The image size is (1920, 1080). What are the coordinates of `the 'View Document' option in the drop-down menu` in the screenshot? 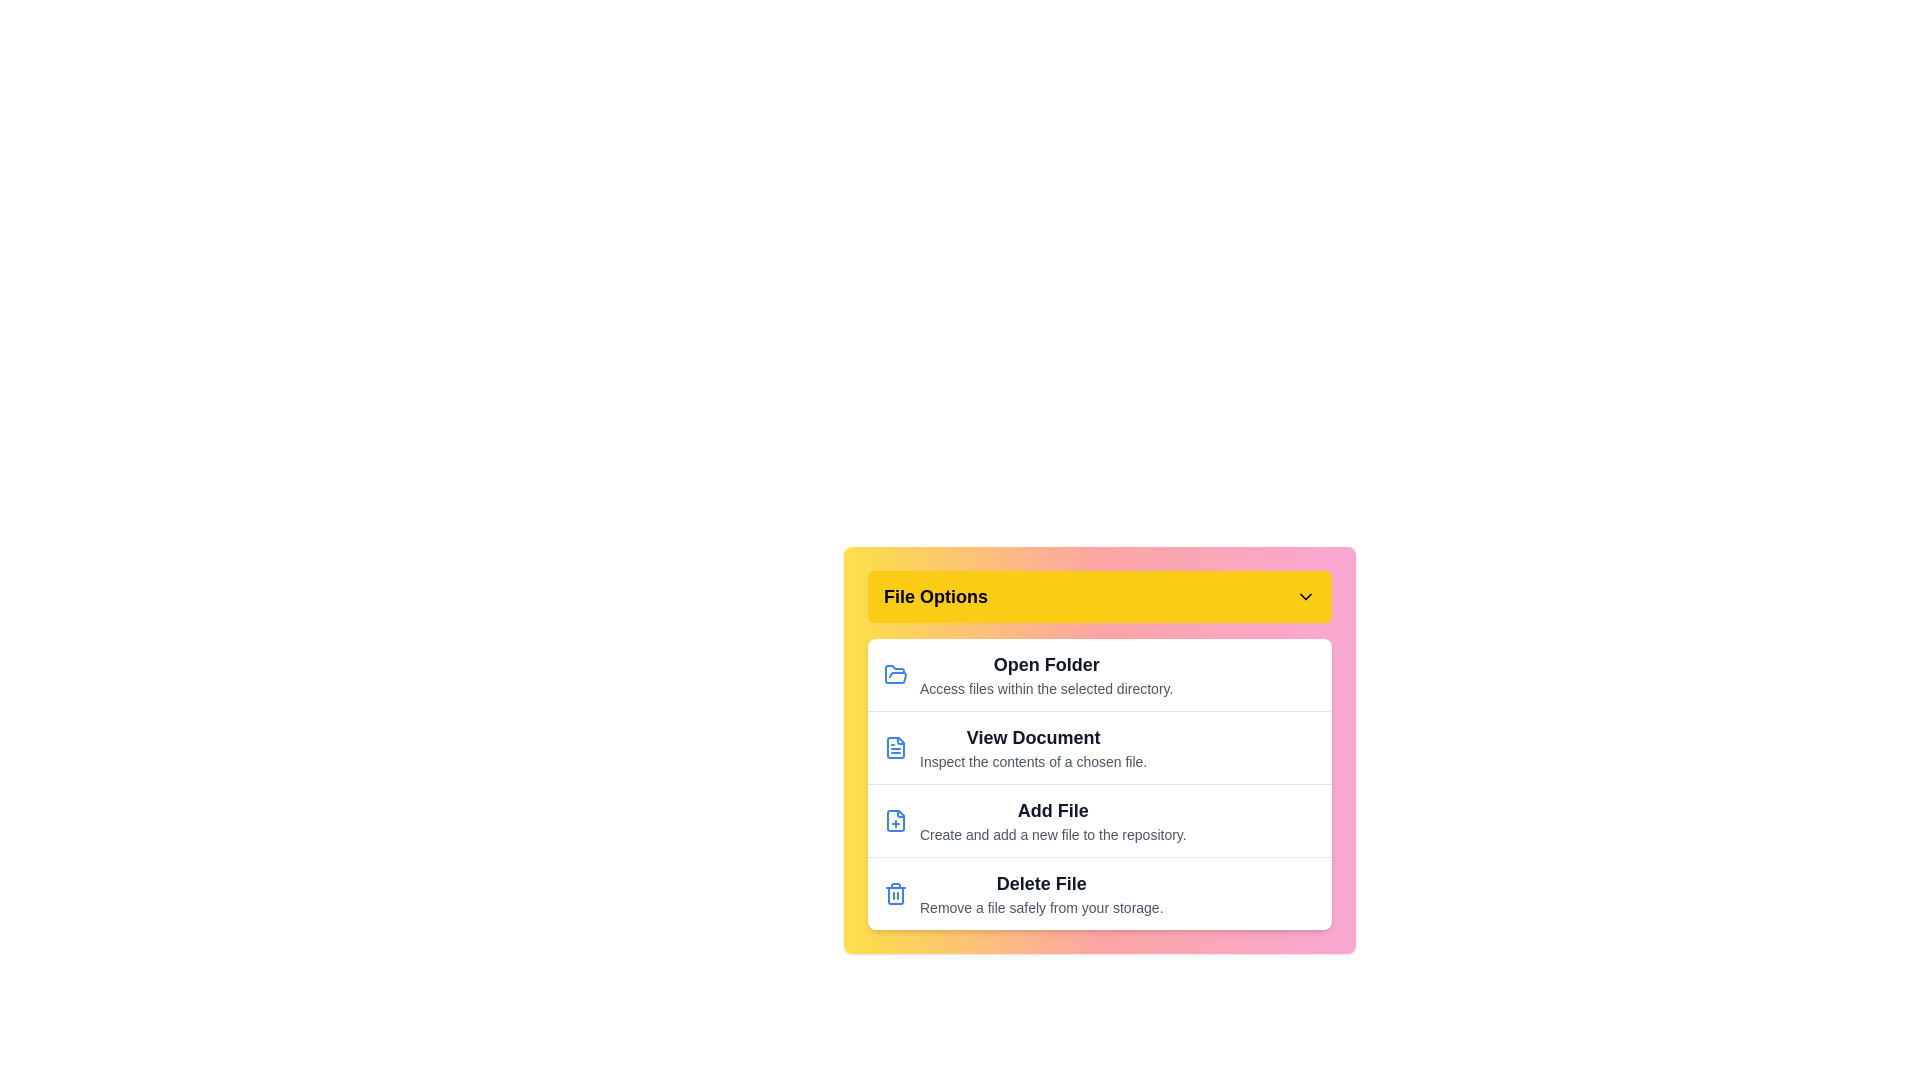 It's located at (1098, 749).